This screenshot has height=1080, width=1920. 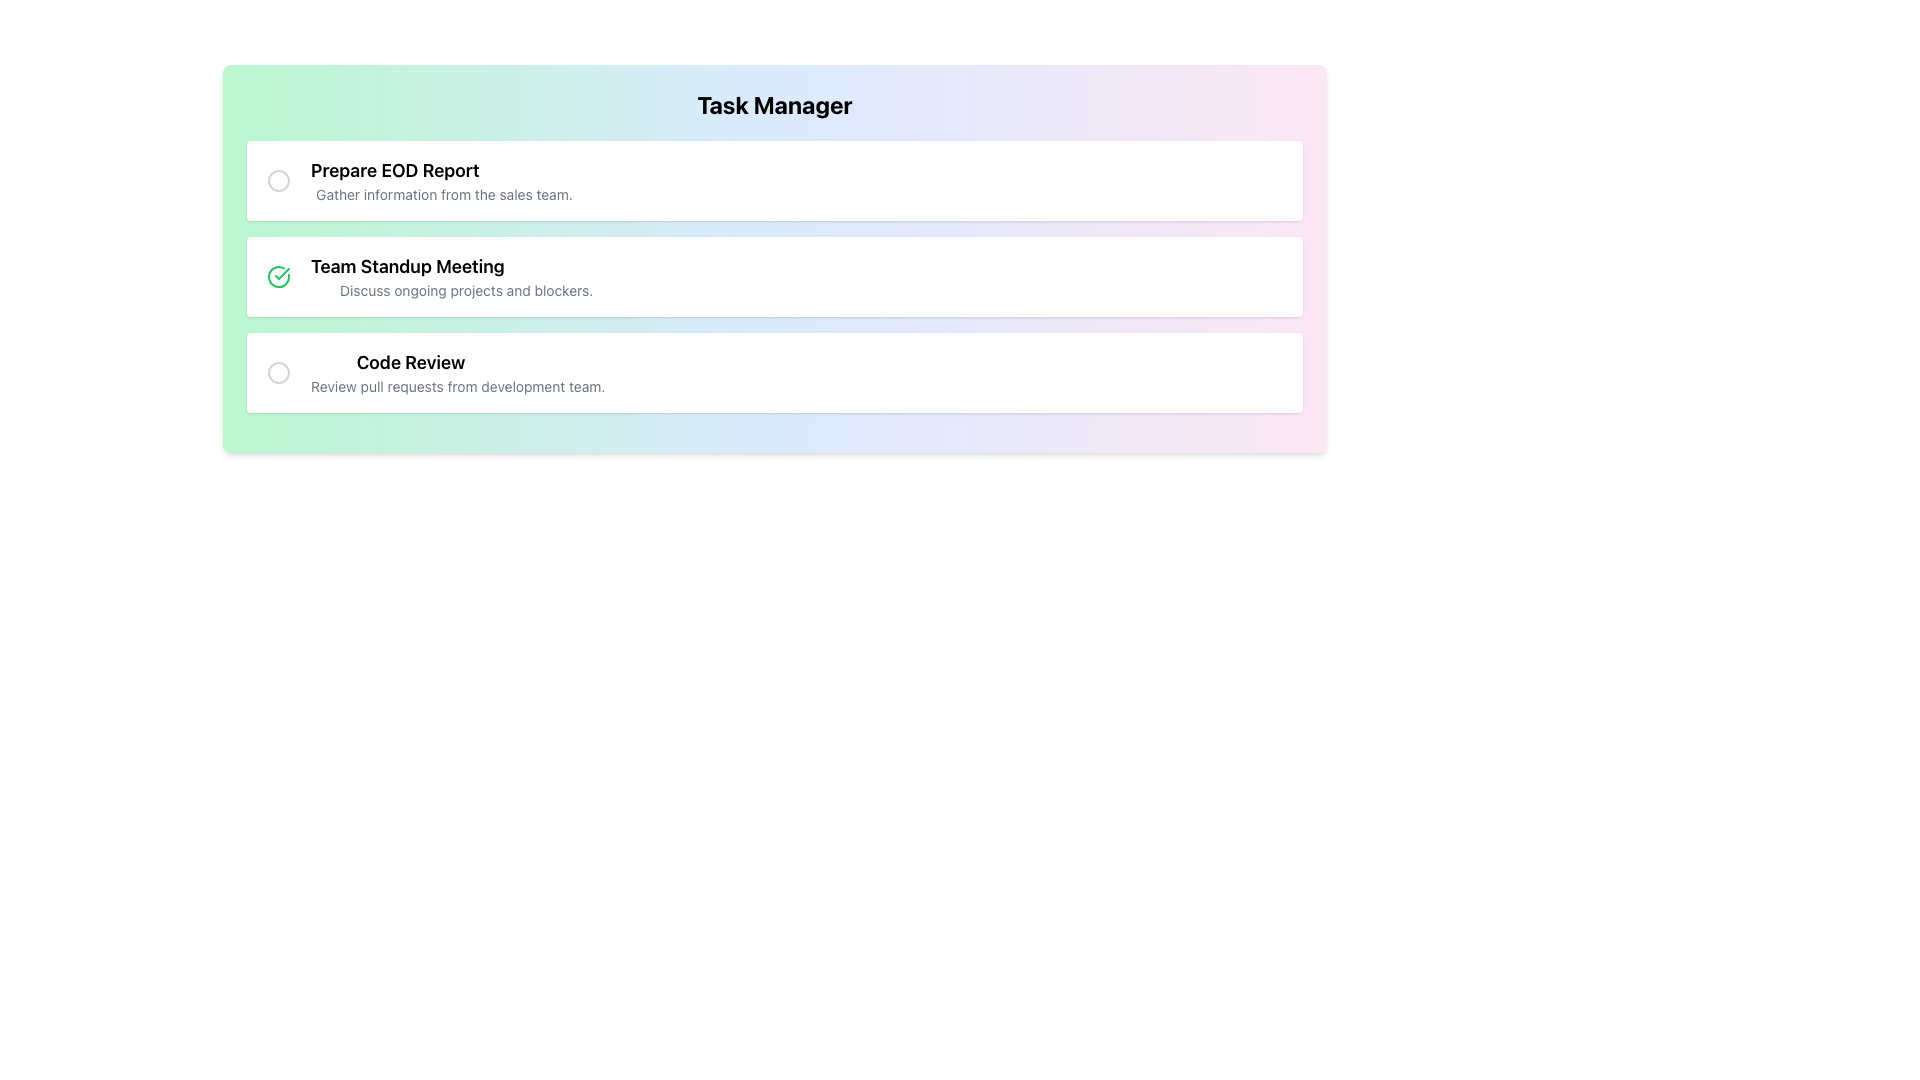 I want to click on the circular icon with a green checkmark that is part of the 'Team Standup Meeting' task in the Task Manager, so click(x=277, y=277).